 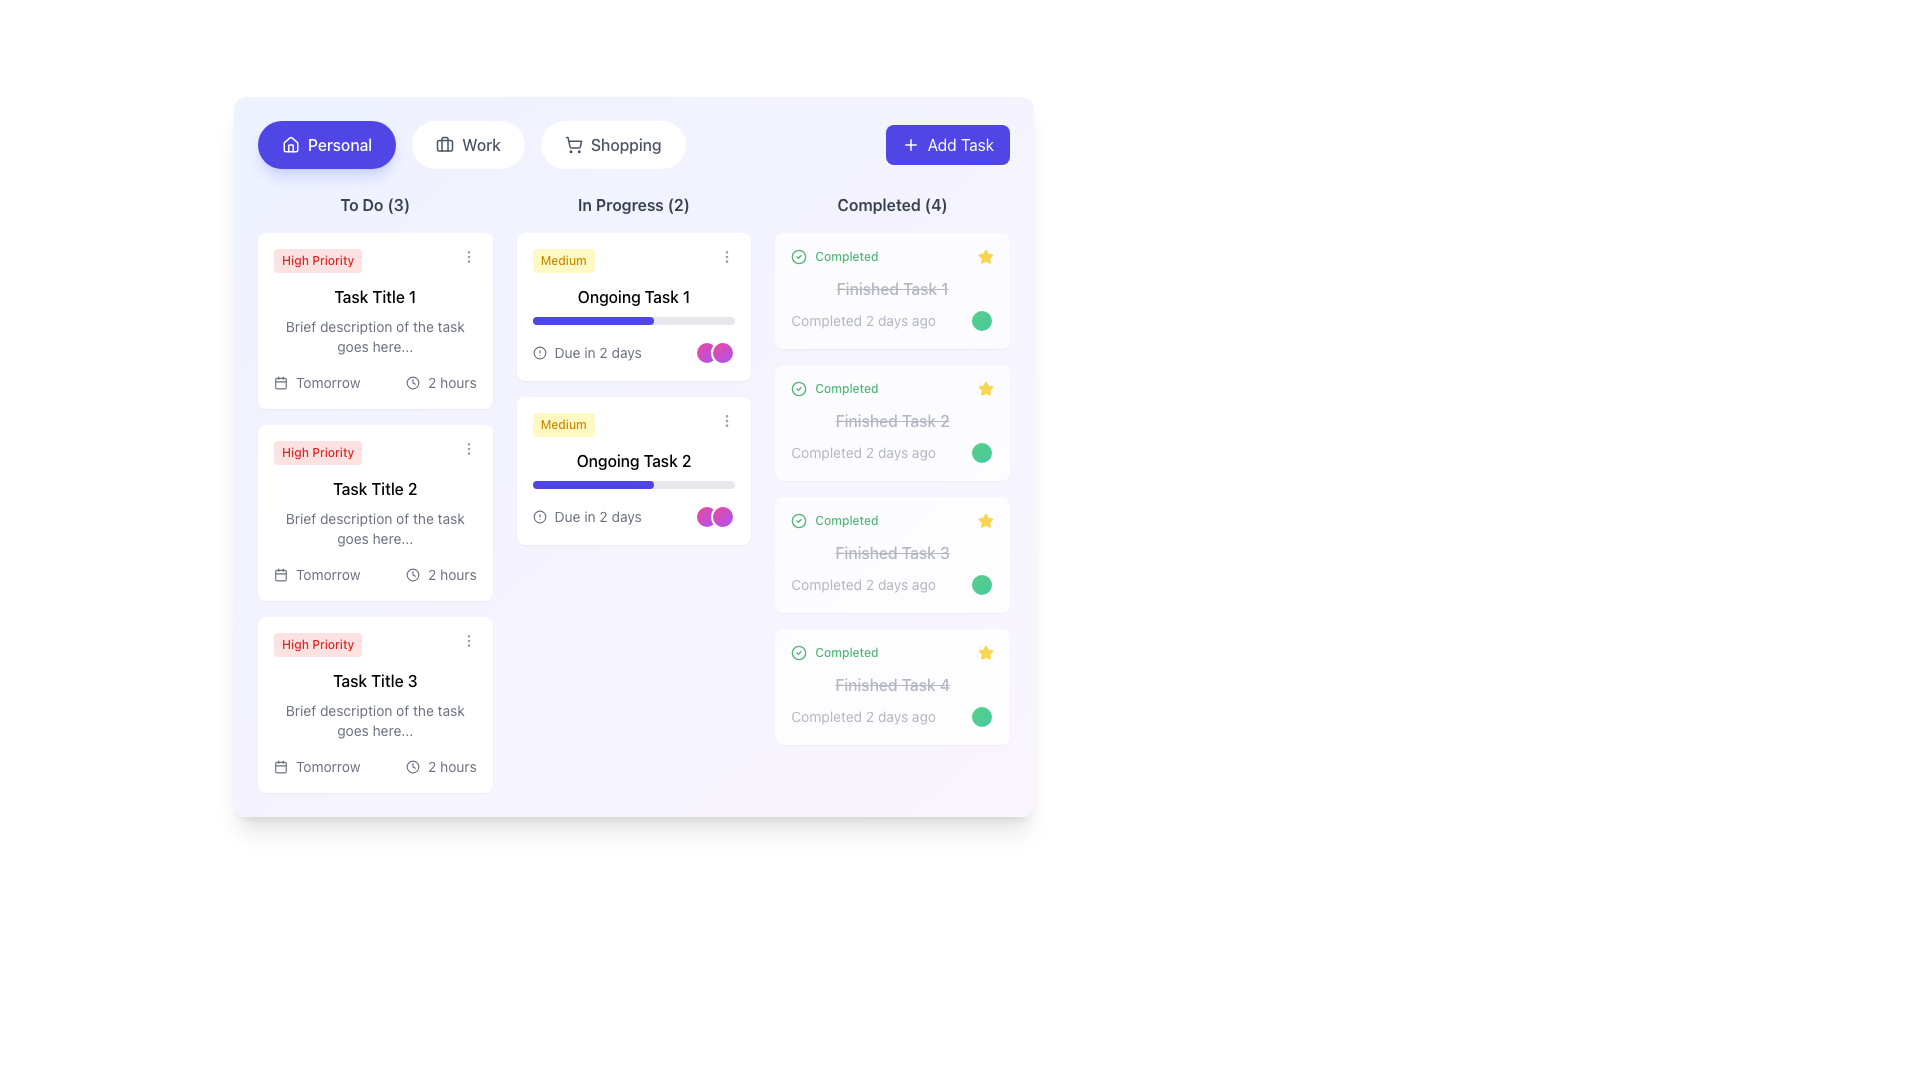 I want to click on the text label indicating 'Finished Task 2', which is styled with a line-through and gray color, located in the 'Completed' column, so click(x=891, y=419).